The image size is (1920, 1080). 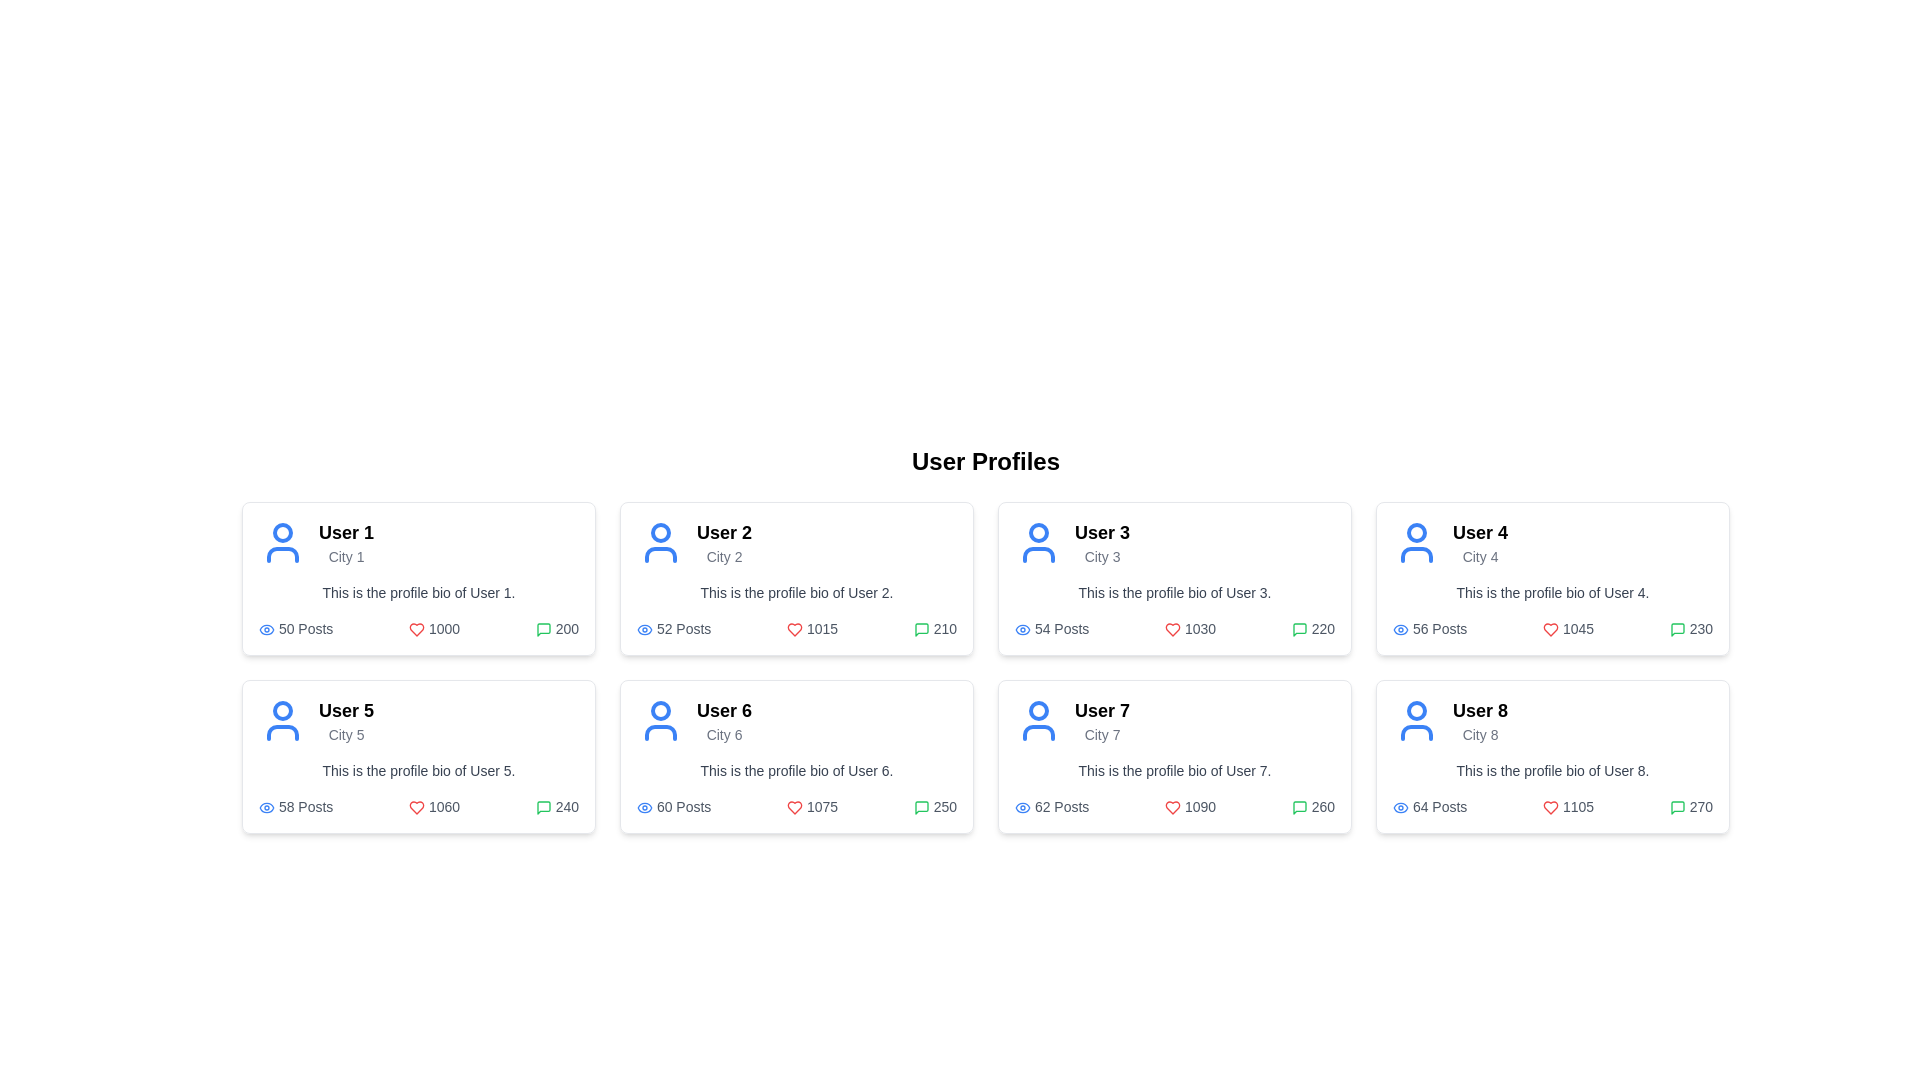 What do you see at coordinates (1051, 805) in the screenshot?
I see `the text element displaying the number of posts ('62') made by the user, located in the 'User 7' section, below the profile picture and bio, to the left of the heart icon` at bounding box center [1051, 805].